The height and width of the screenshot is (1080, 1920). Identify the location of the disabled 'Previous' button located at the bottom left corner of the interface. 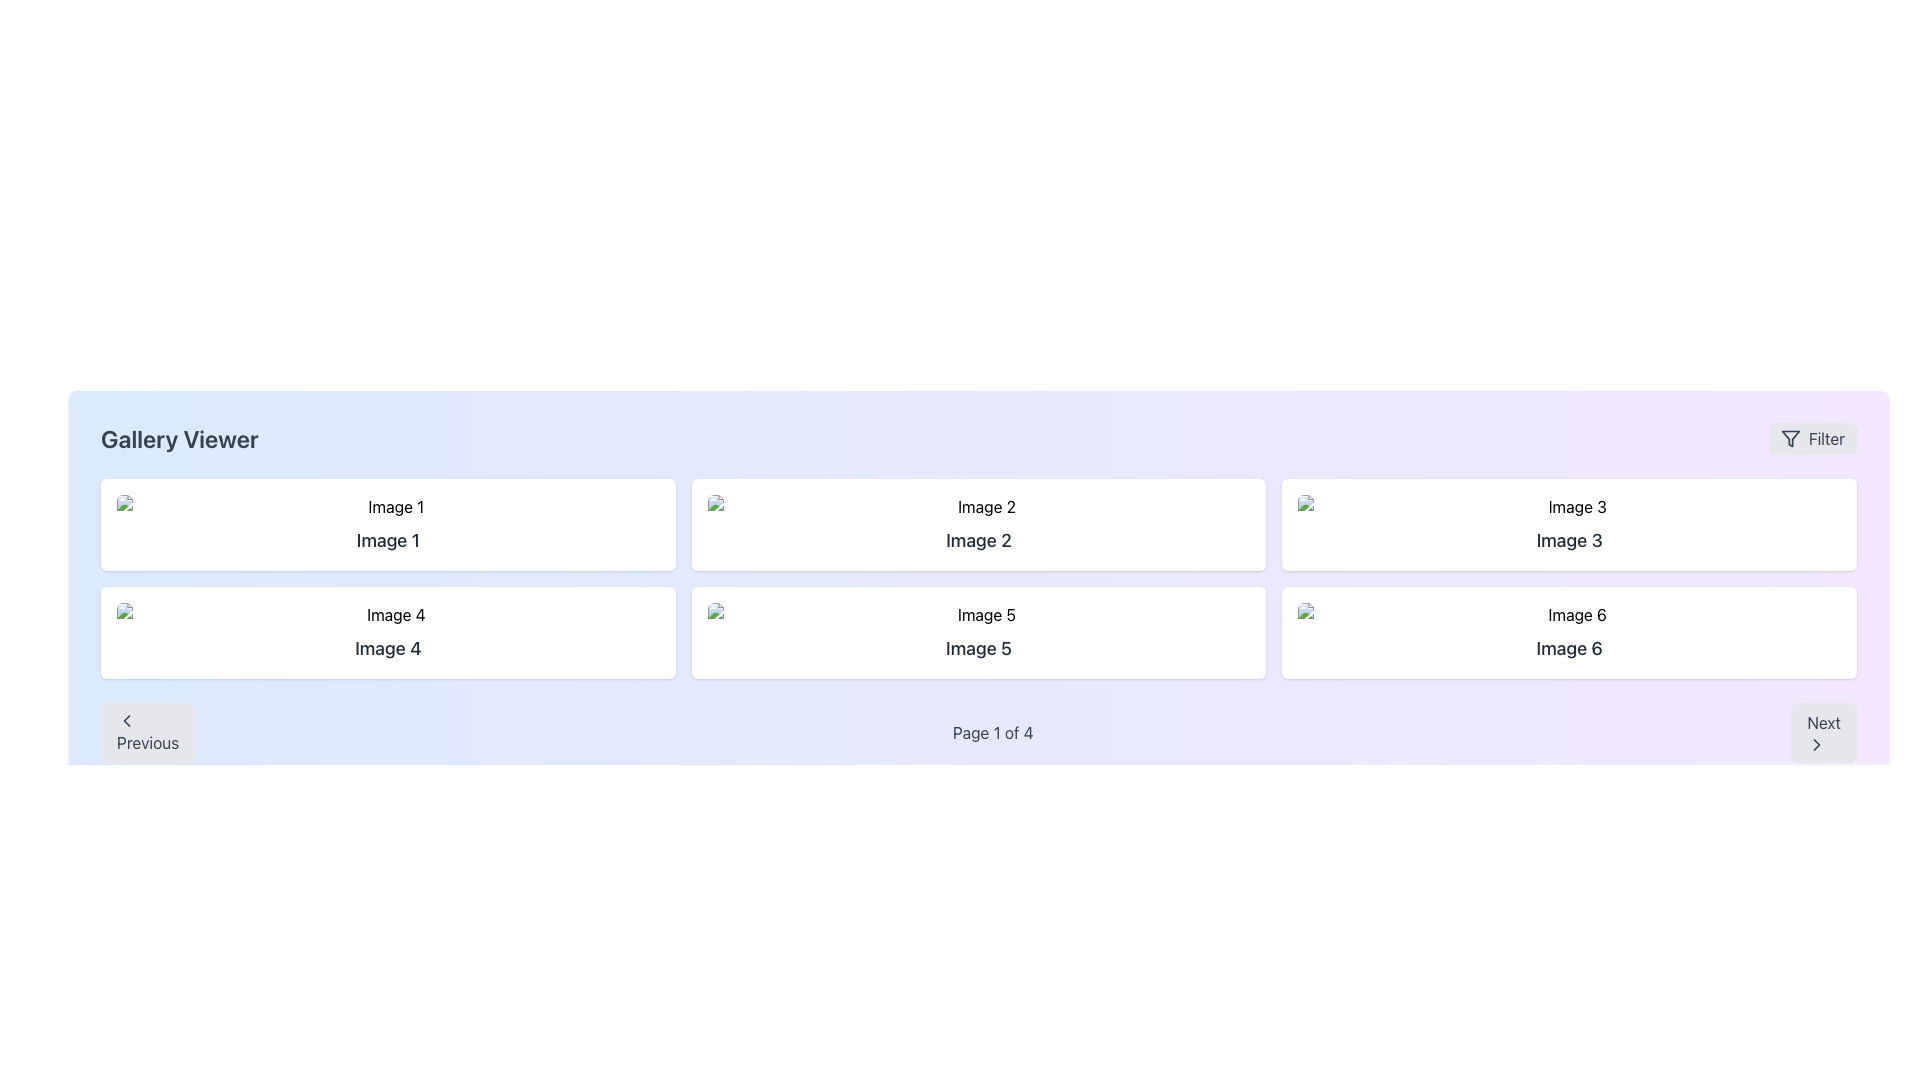
(147, 732).